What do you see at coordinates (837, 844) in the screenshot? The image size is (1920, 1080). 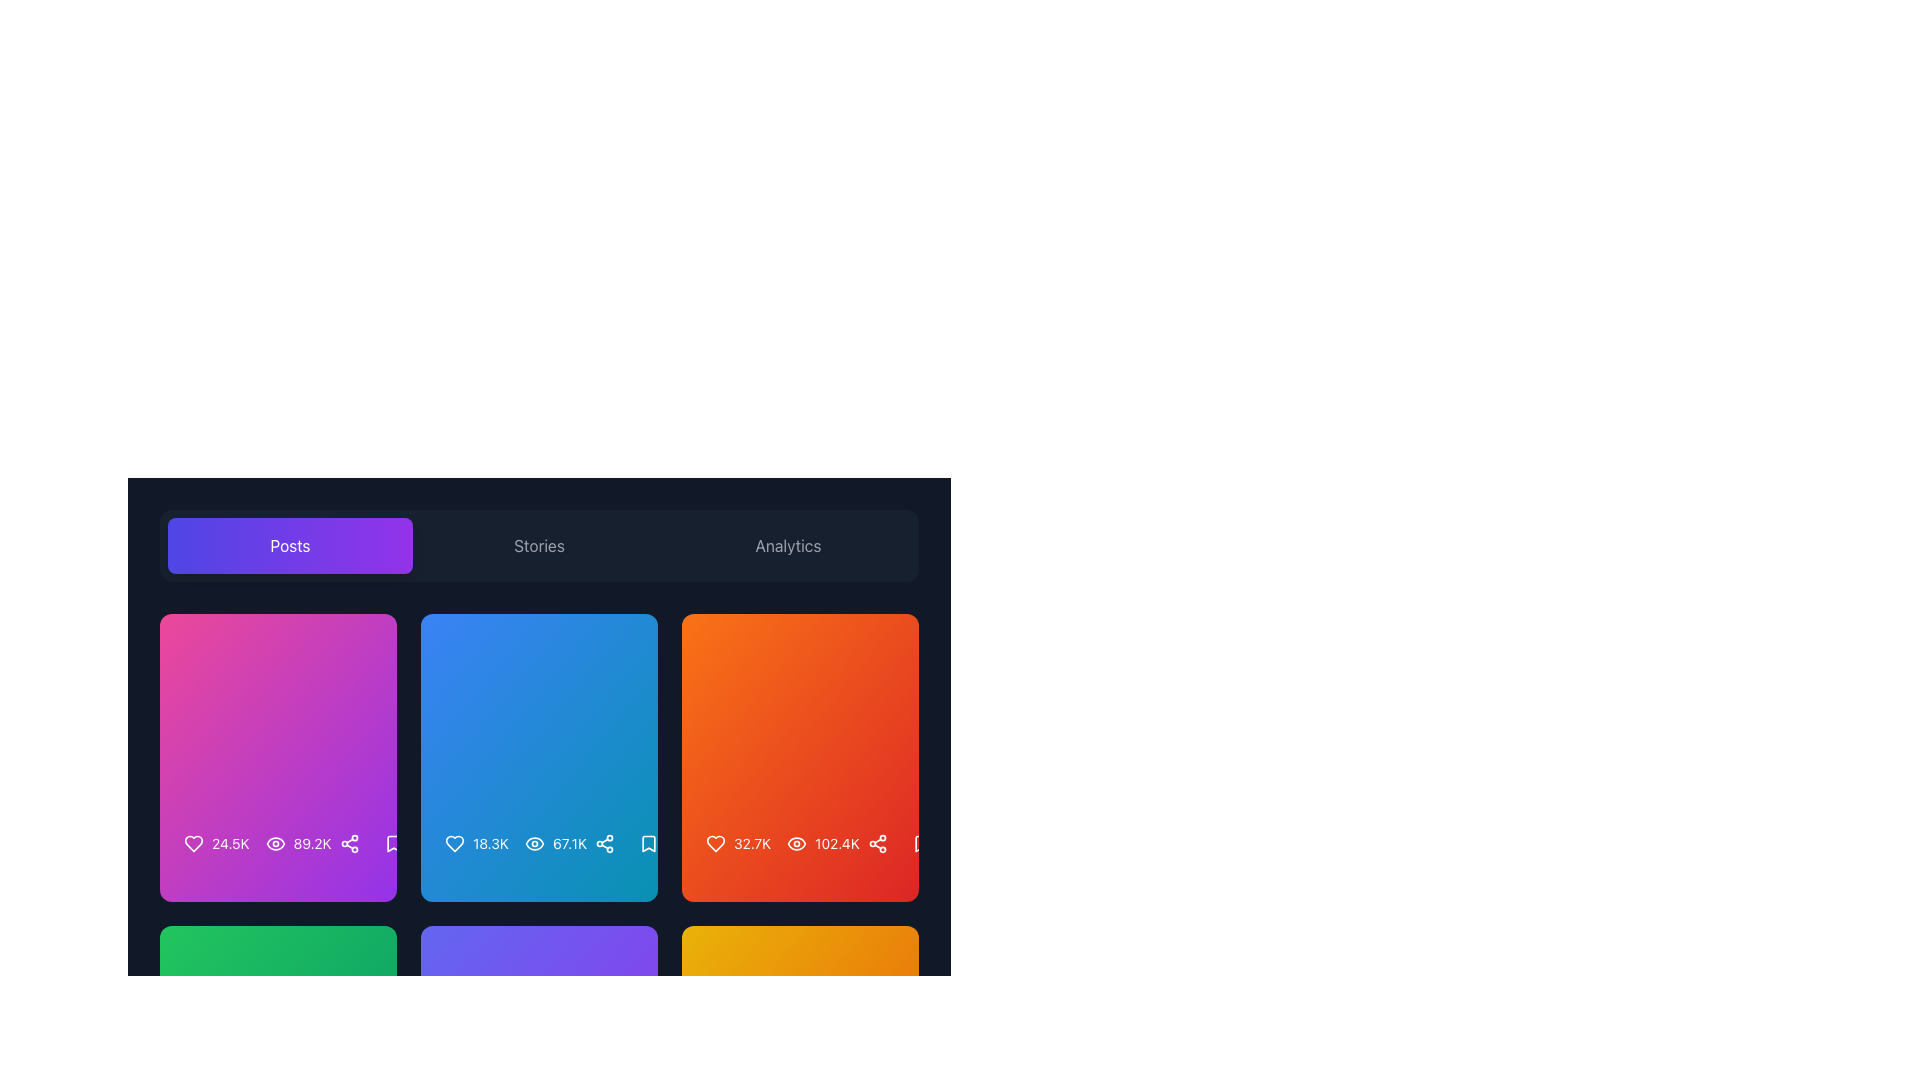 I see `the text label displaying the numerical view count located at the bottom-right section of a card with an orange gradient background, adjacent to an eye icon` at bounding box center [837, 844].